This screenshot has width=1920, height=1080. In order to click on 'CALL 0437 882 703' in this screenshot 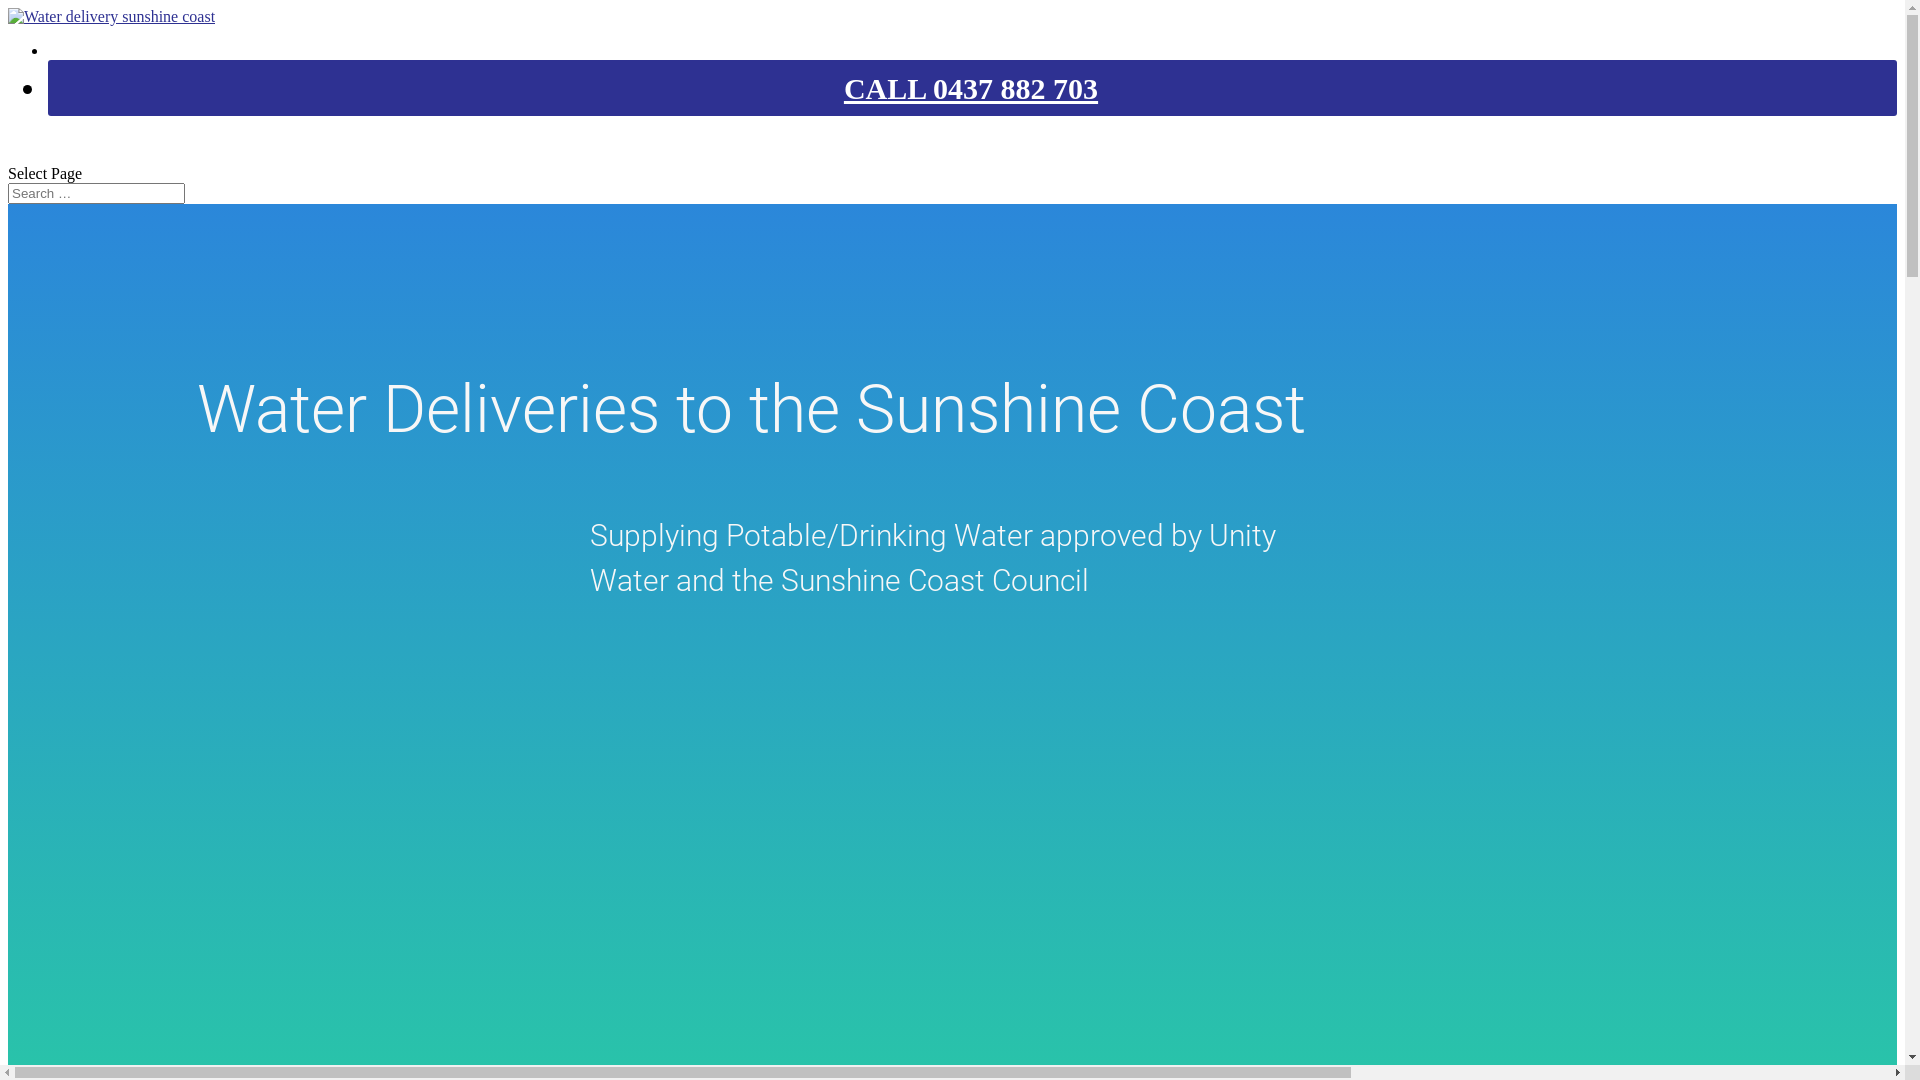, I will do `click(970, 87)`.